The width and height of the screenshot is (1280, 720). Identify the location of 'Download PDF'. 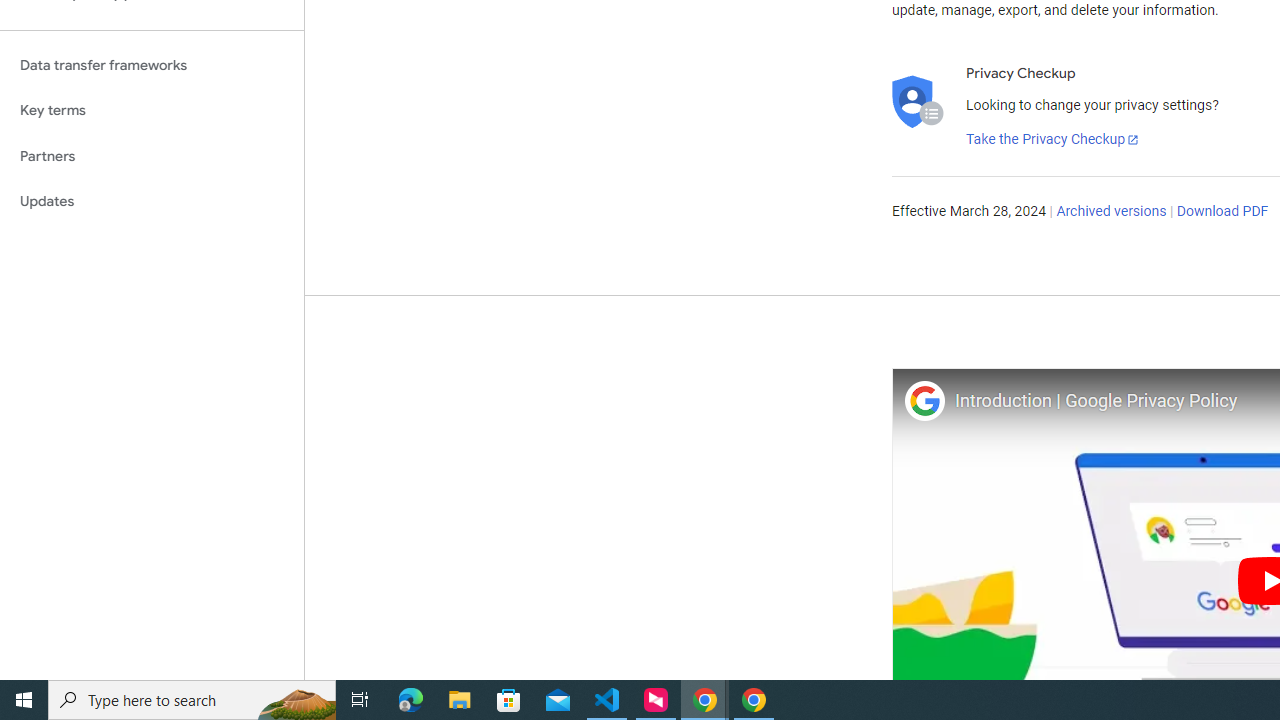
(1221, 212).